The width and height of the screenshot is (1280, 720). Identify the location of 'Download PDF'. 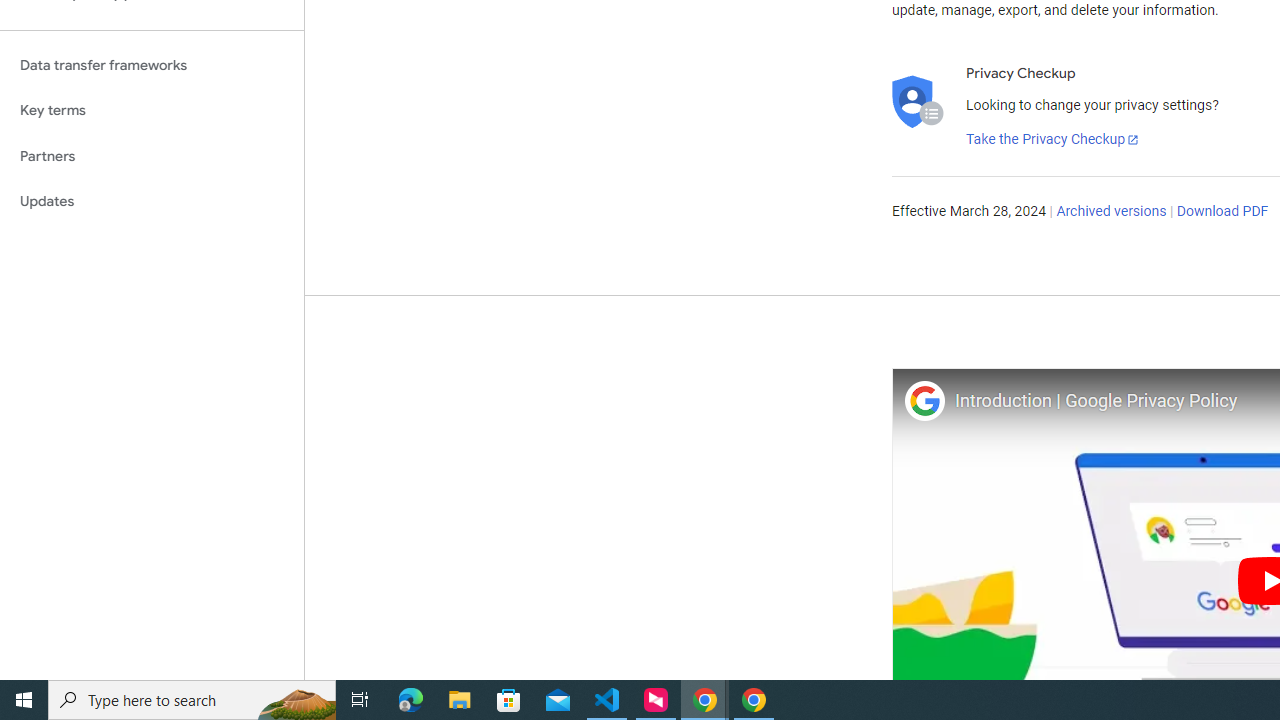
(1221, 212).